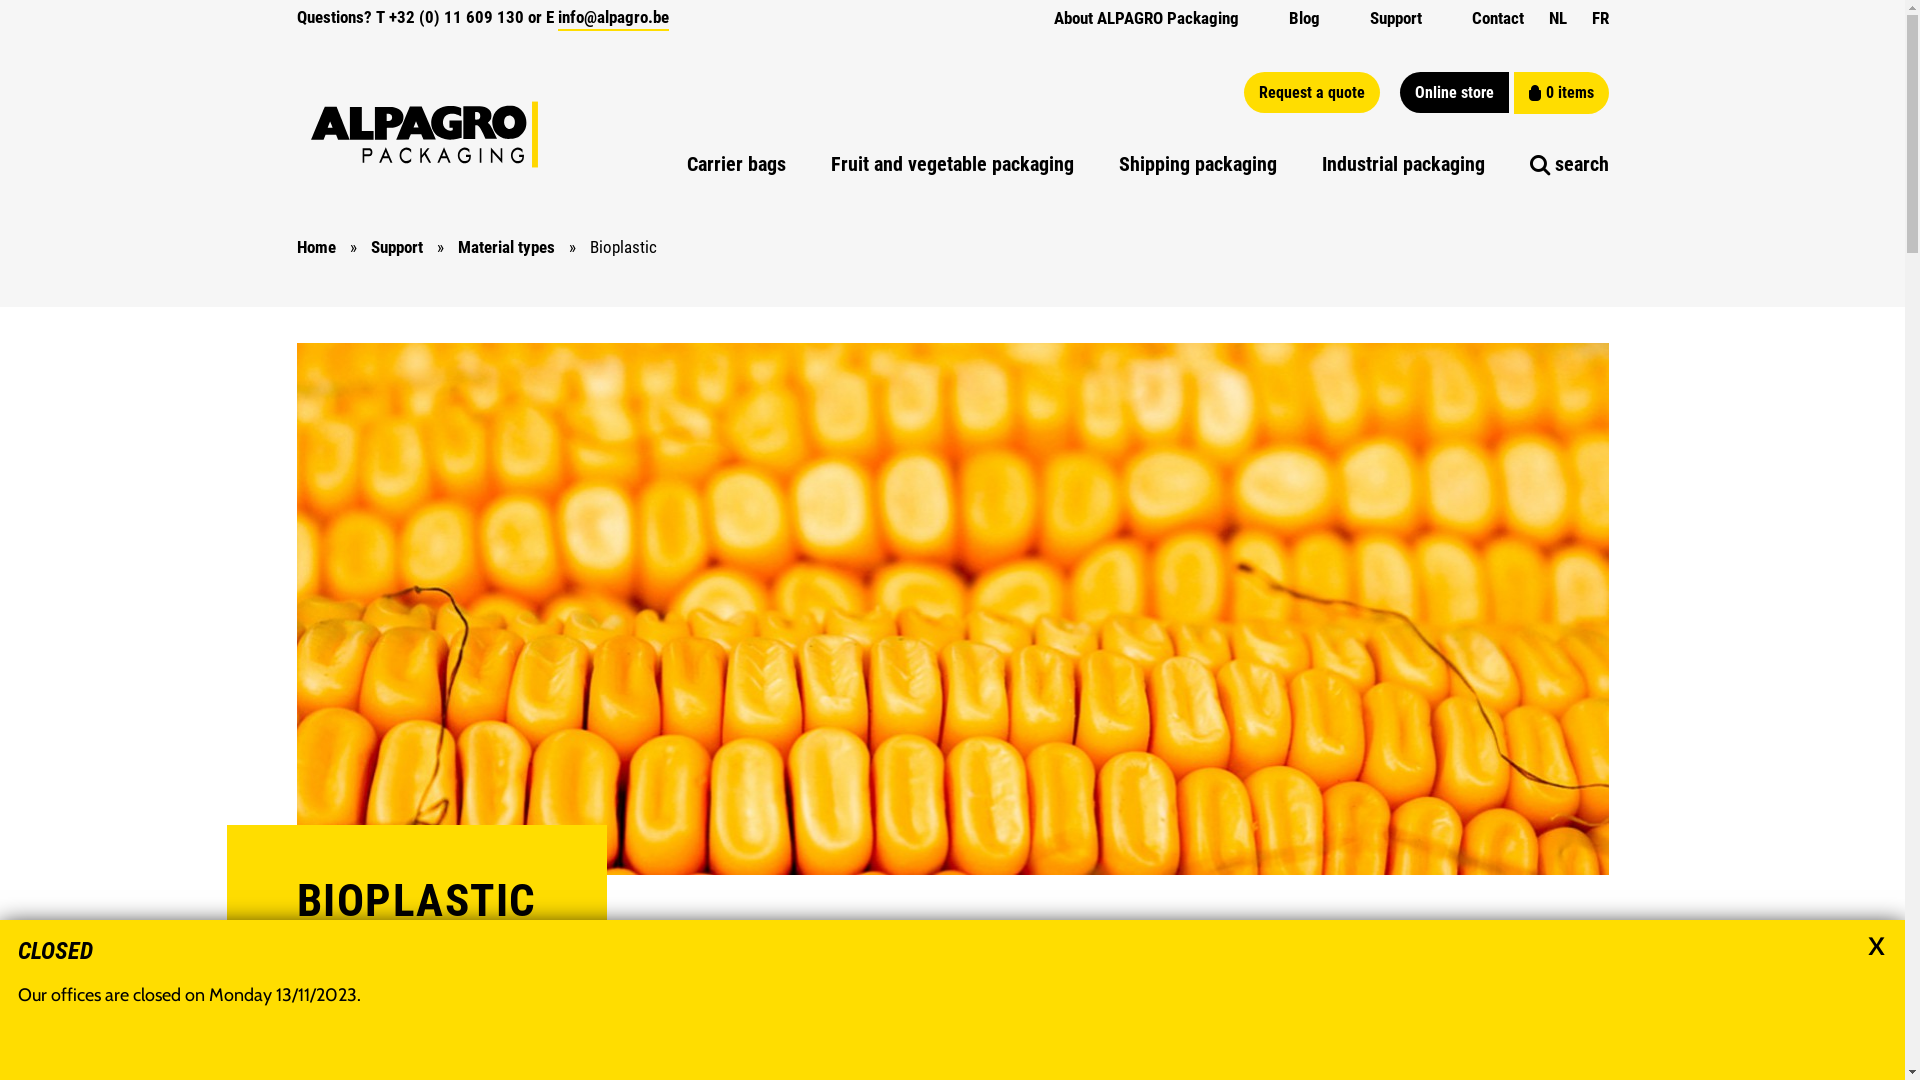 The image size is (1920, 1080). I want to click on 'Fruit and vegetable packaging', so click(950, 163).